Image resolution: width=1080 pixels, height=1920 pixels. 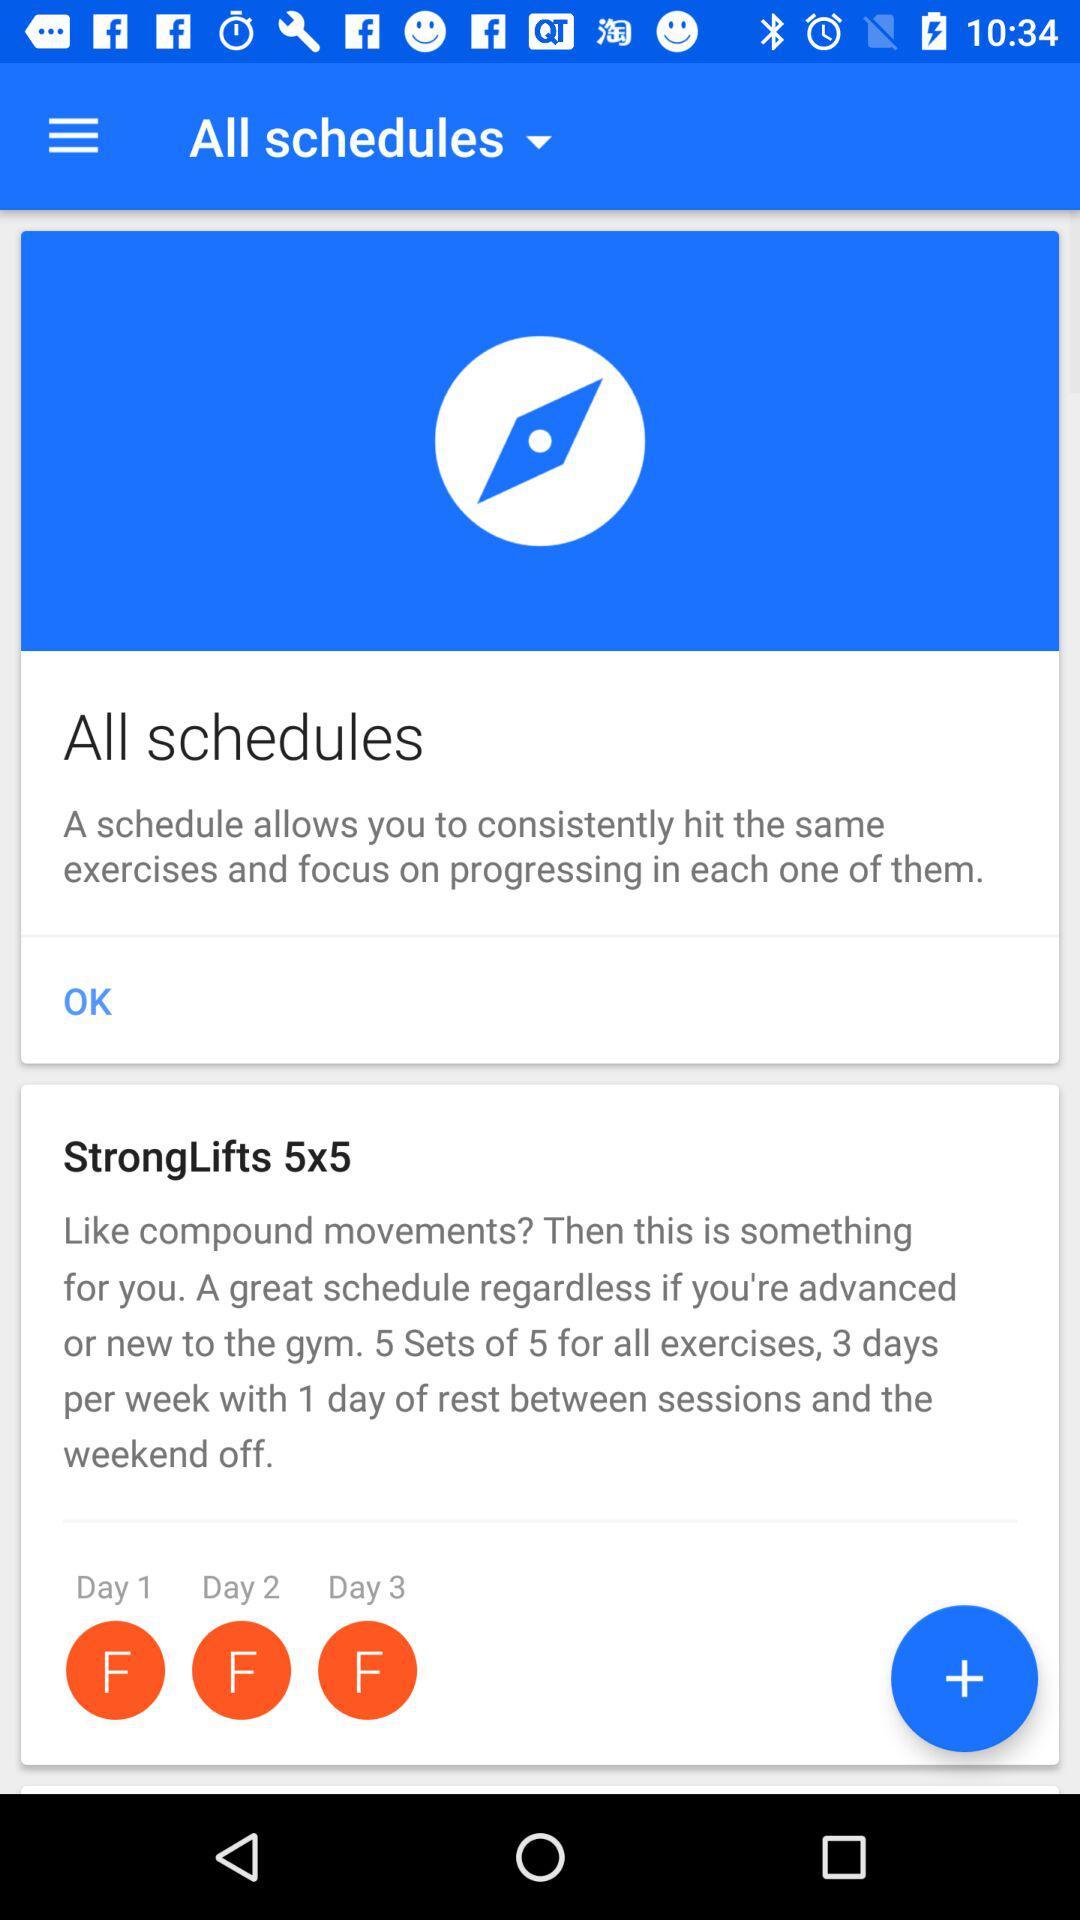 What do you see at coordinates (963, 1678) in the screenshot?
I see `blue button at bottom right` at bounding box center [963, 1678].